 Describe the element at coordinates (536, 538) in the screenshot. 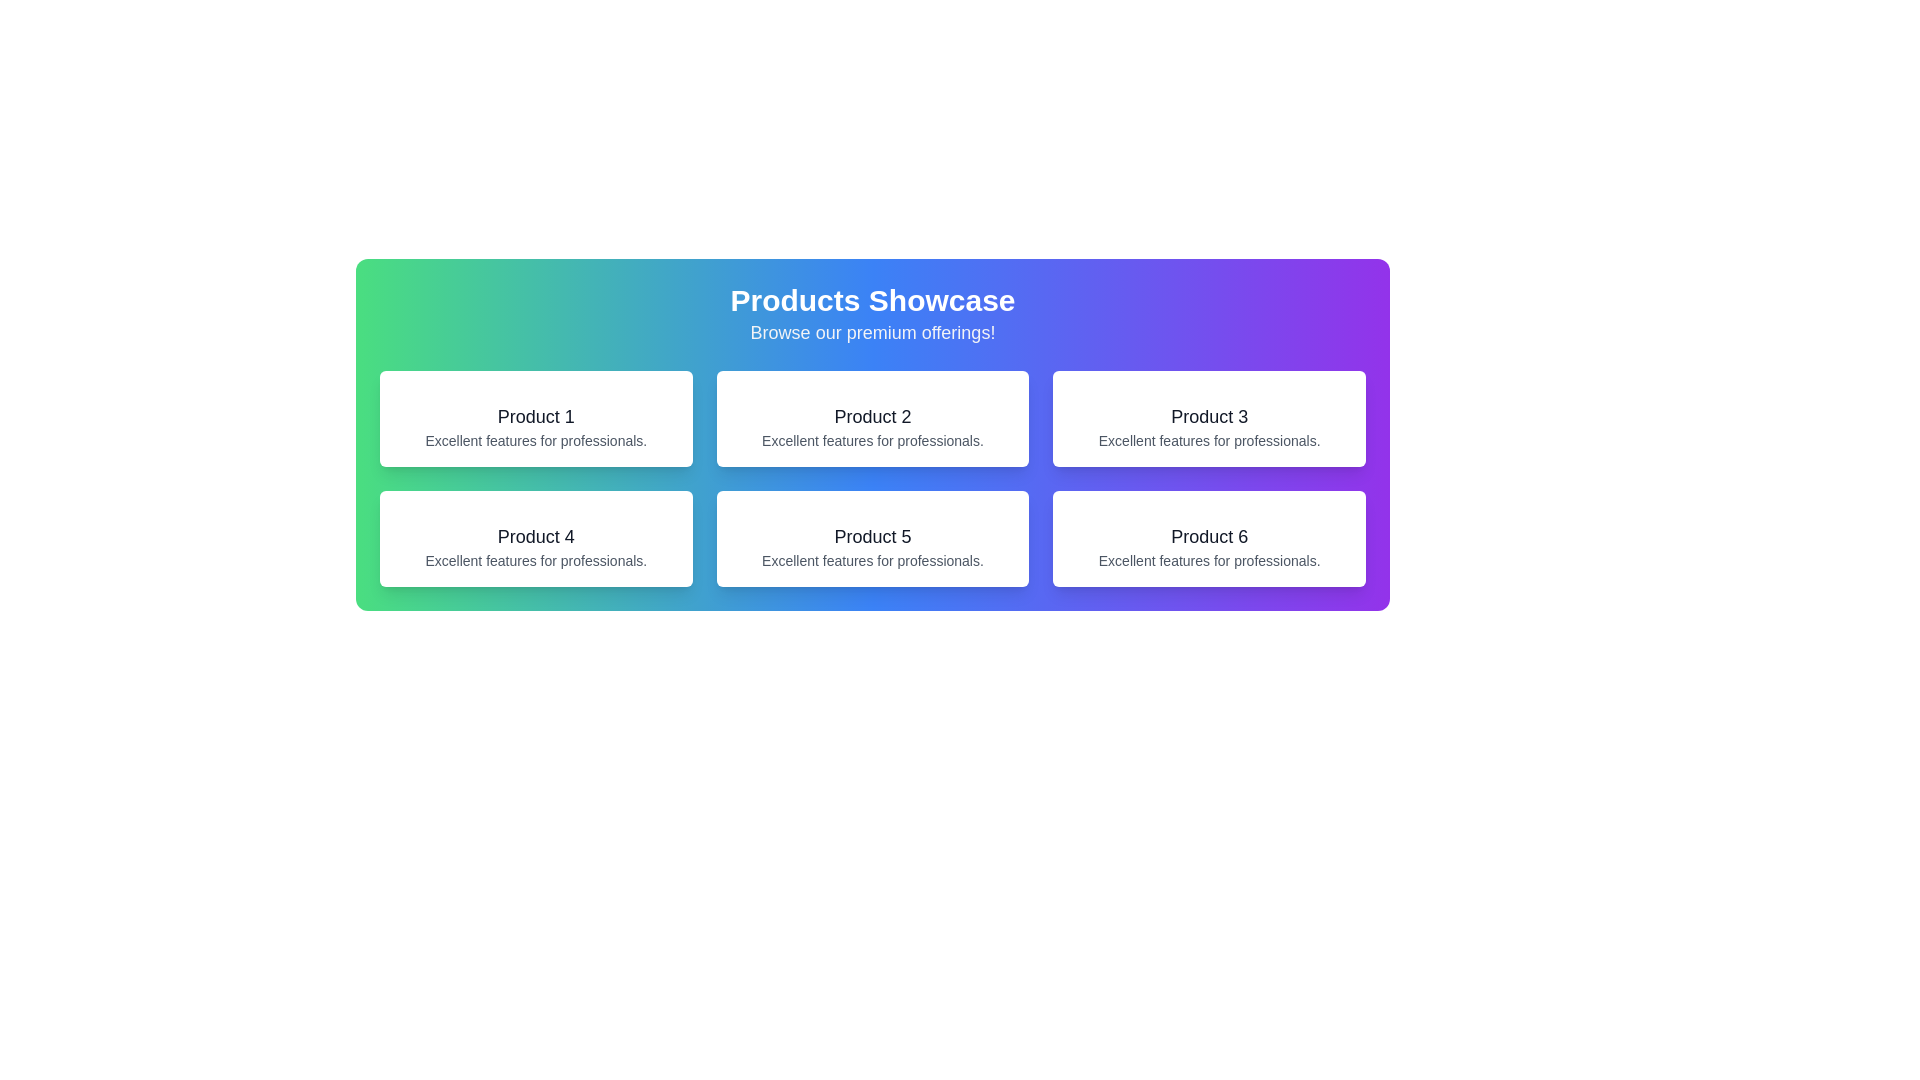

I see `the Display card titled 'Product 4' which has a white background, rounded corners, and contains a title in bold text and a description in smaller text` at that location.